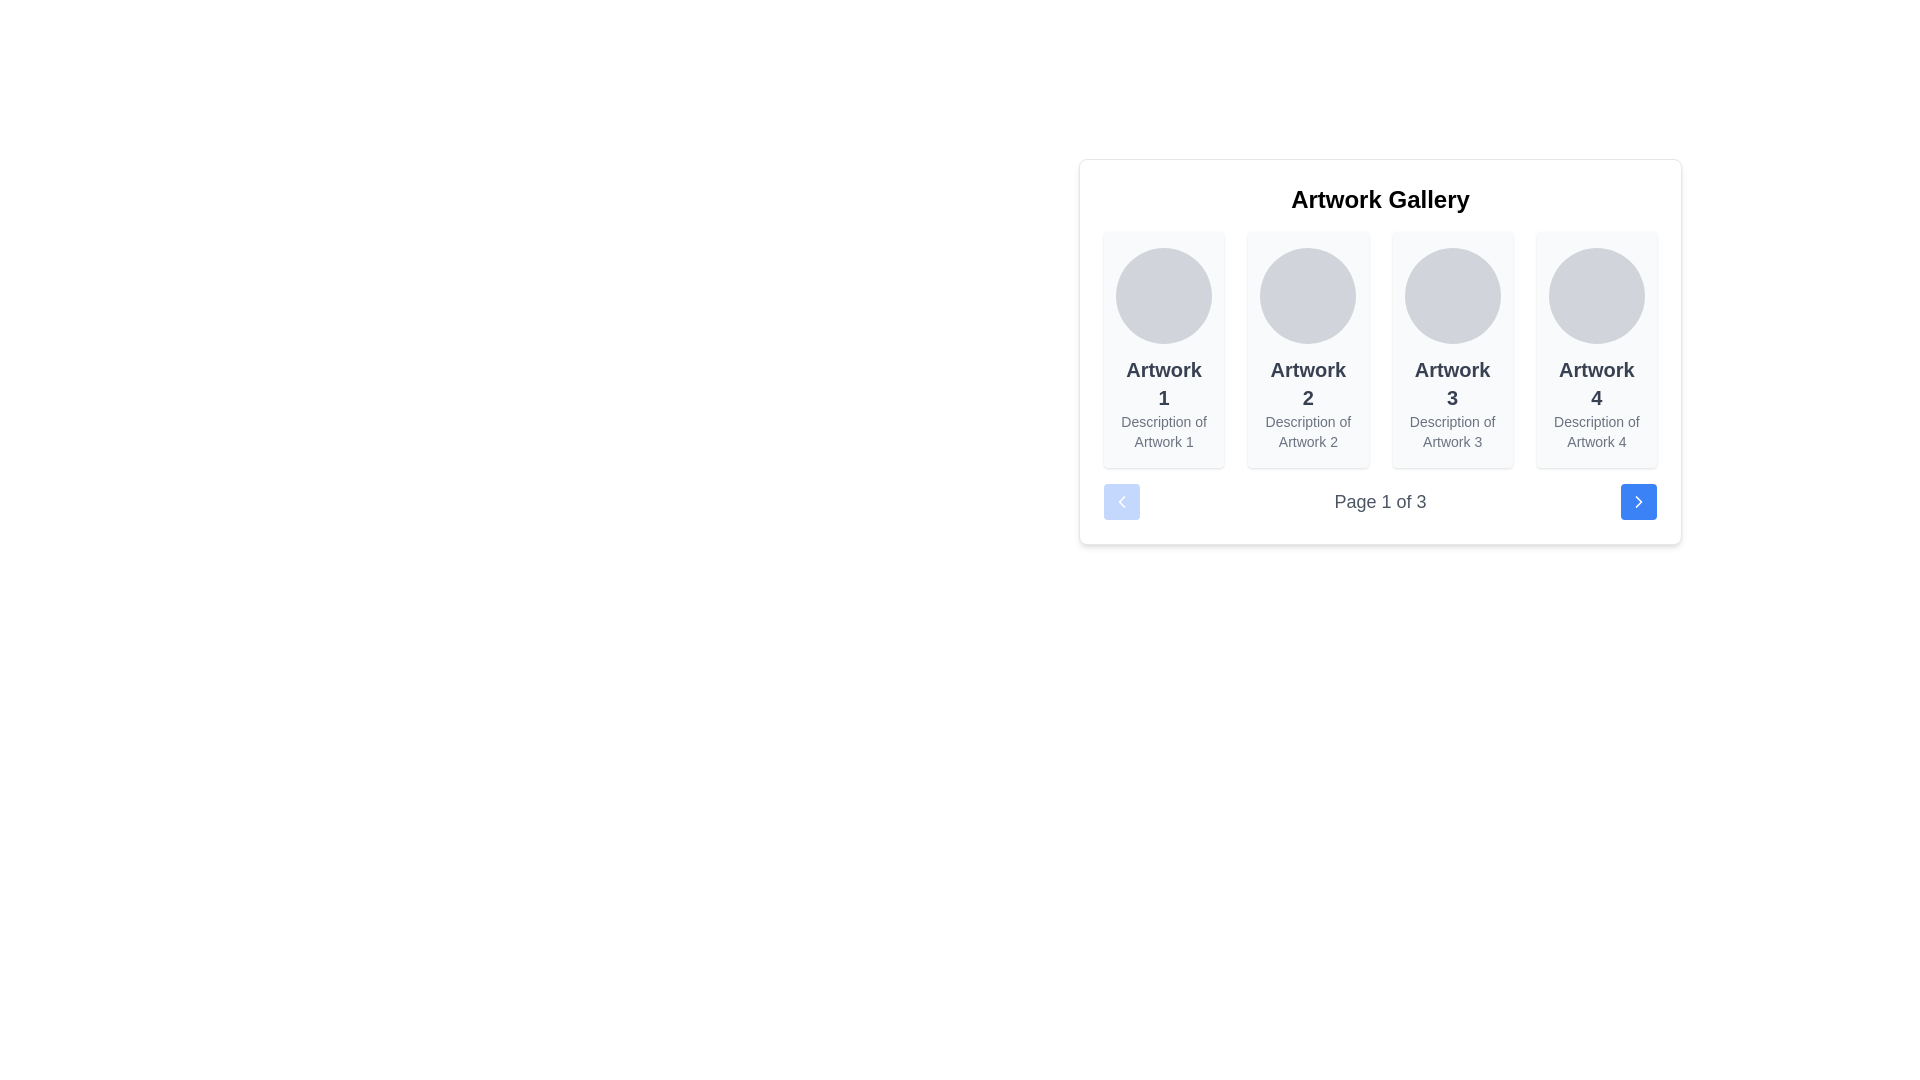 The width and height of the screenshot is (1920, 1080). Describe the element at coordinates (1308, 296) in the screenshot. I see `the decorative graphical element representing 'Artwork 2' in the gallery, which is a circular element at the top of the card labeled 'Artwork 2'` at that location.